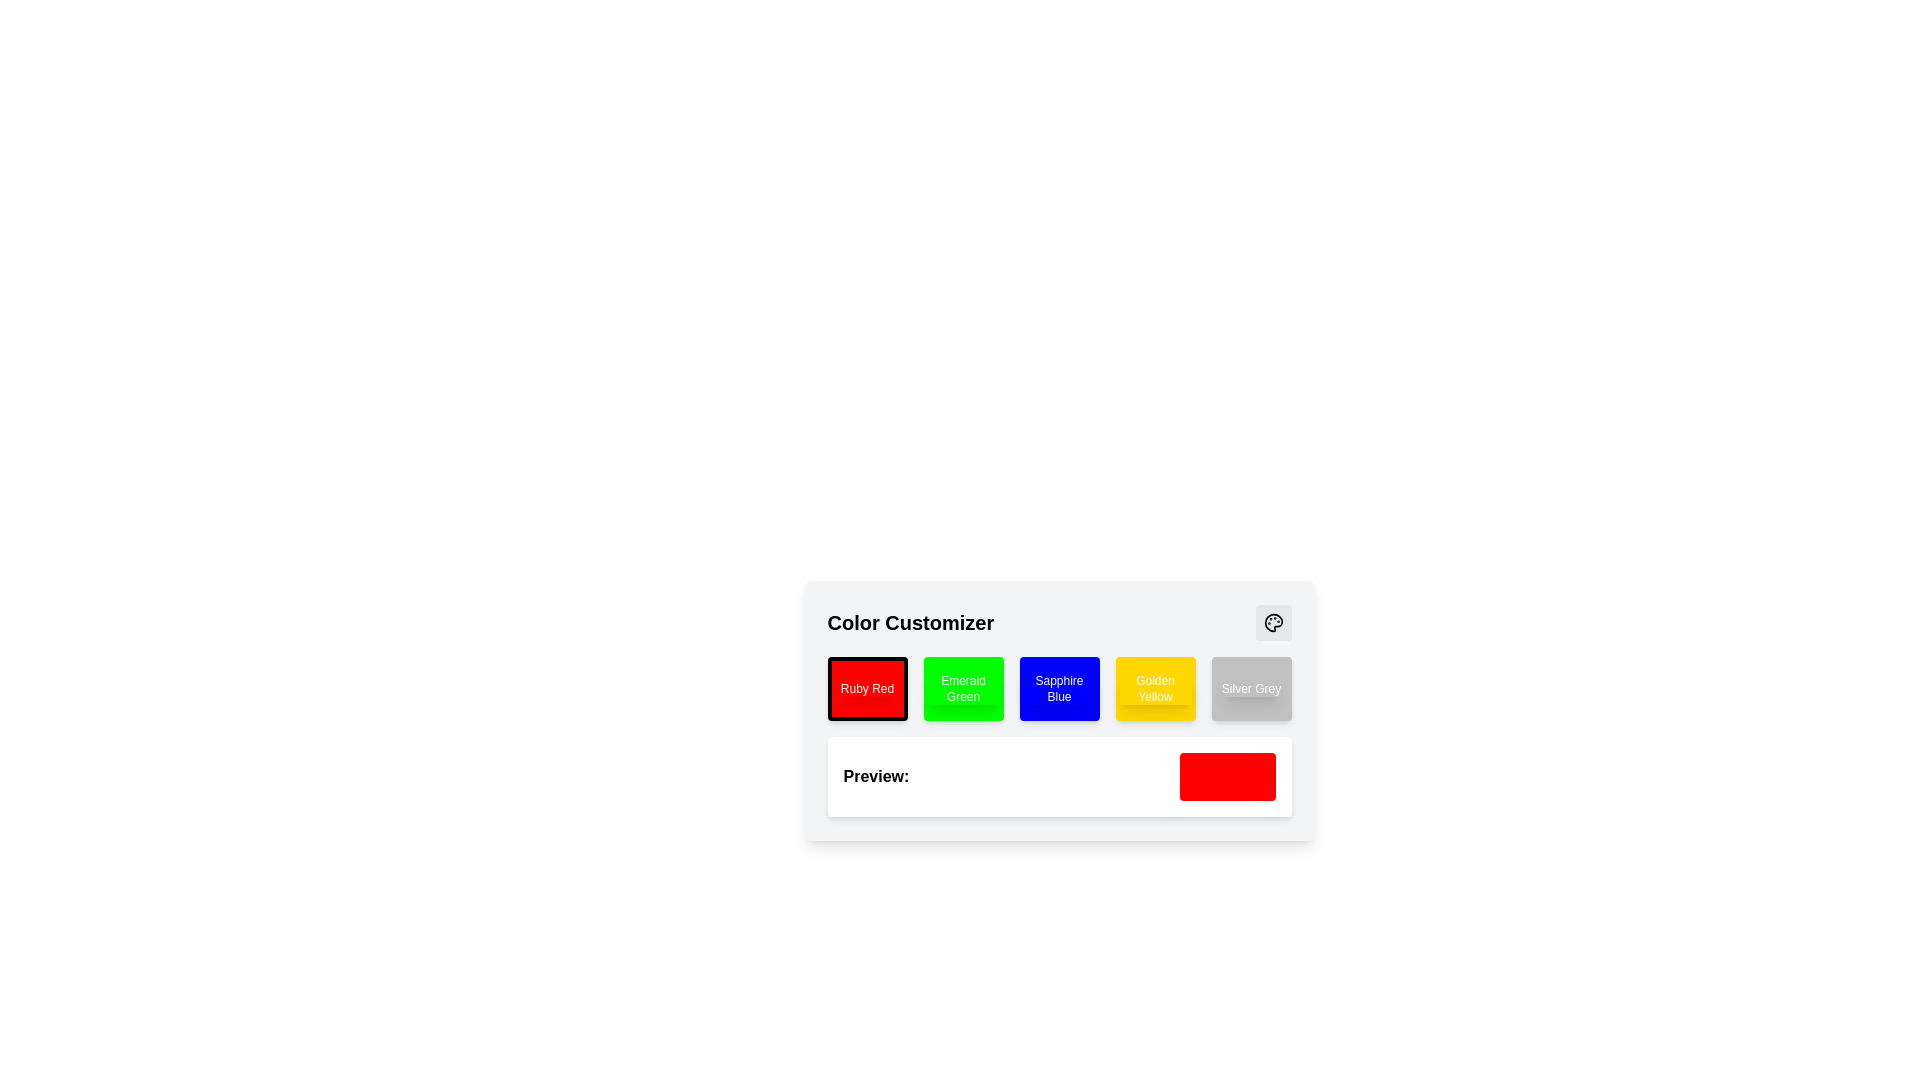  What do you see at coordinates (963, 688) in the screenshot?
I see `the second button in the color selection row labeled 'Emerald Green'` at bounding box center [963, 688].